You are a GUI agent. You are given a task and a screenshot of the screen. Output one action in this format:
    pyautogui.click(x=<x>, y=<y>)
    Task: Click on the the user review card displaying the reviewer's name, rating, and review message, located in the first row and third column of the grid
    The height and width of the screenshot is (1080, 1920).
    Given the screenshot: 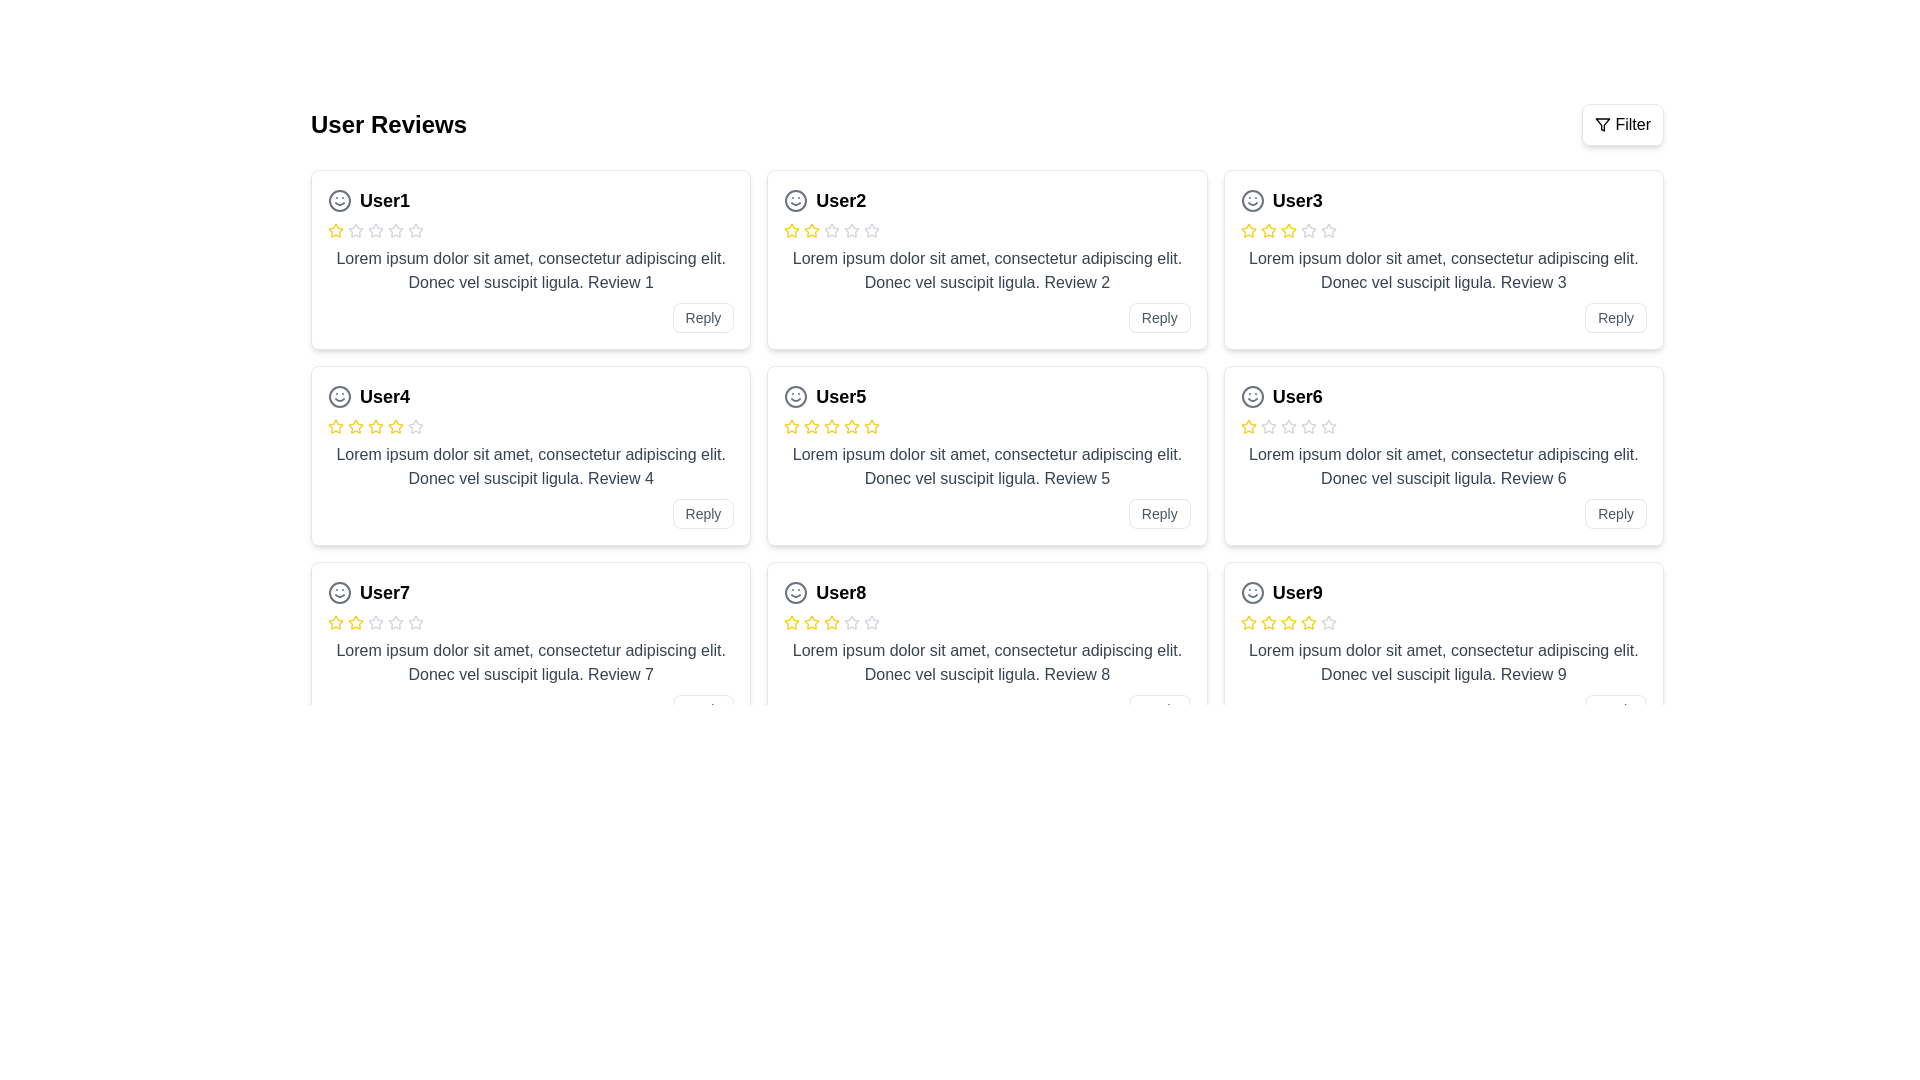 What is the action you would take?
    pyautogui.click(x=1443, y=258)
    